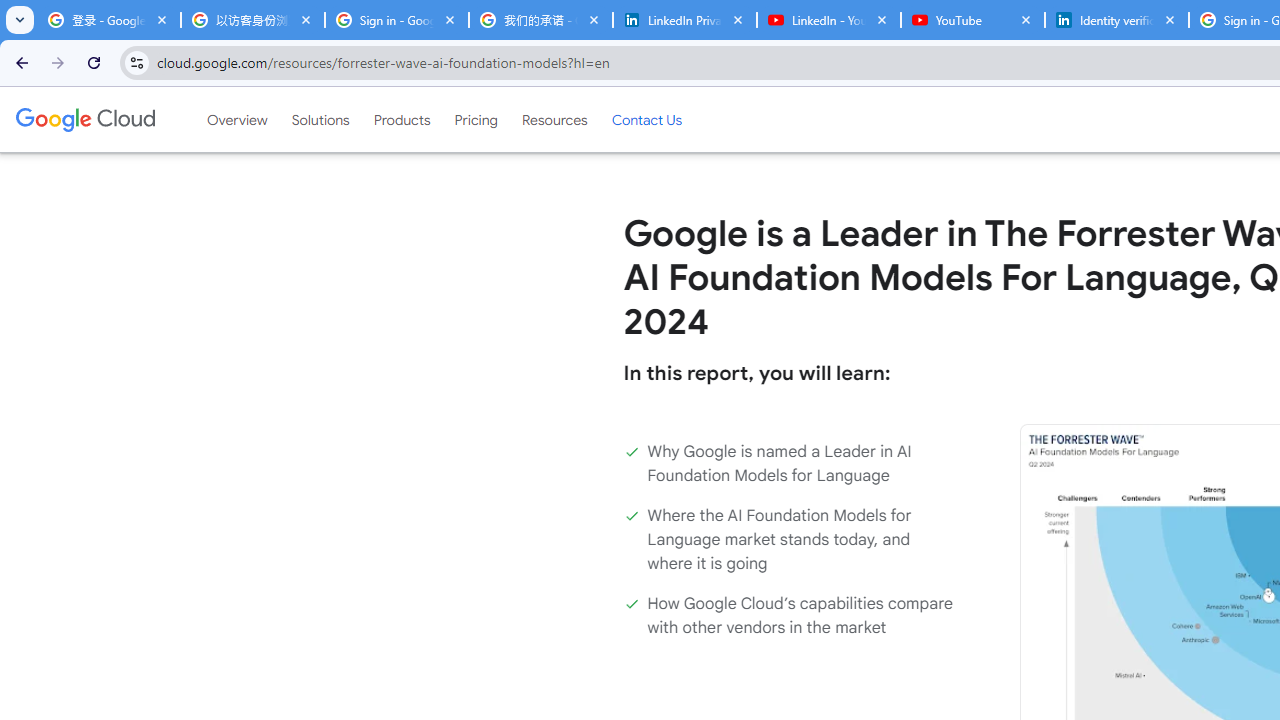 Image resolution: width=1280 pixels, height=720 pixels. I want to click on 'Contact Us', so click(647, 119).